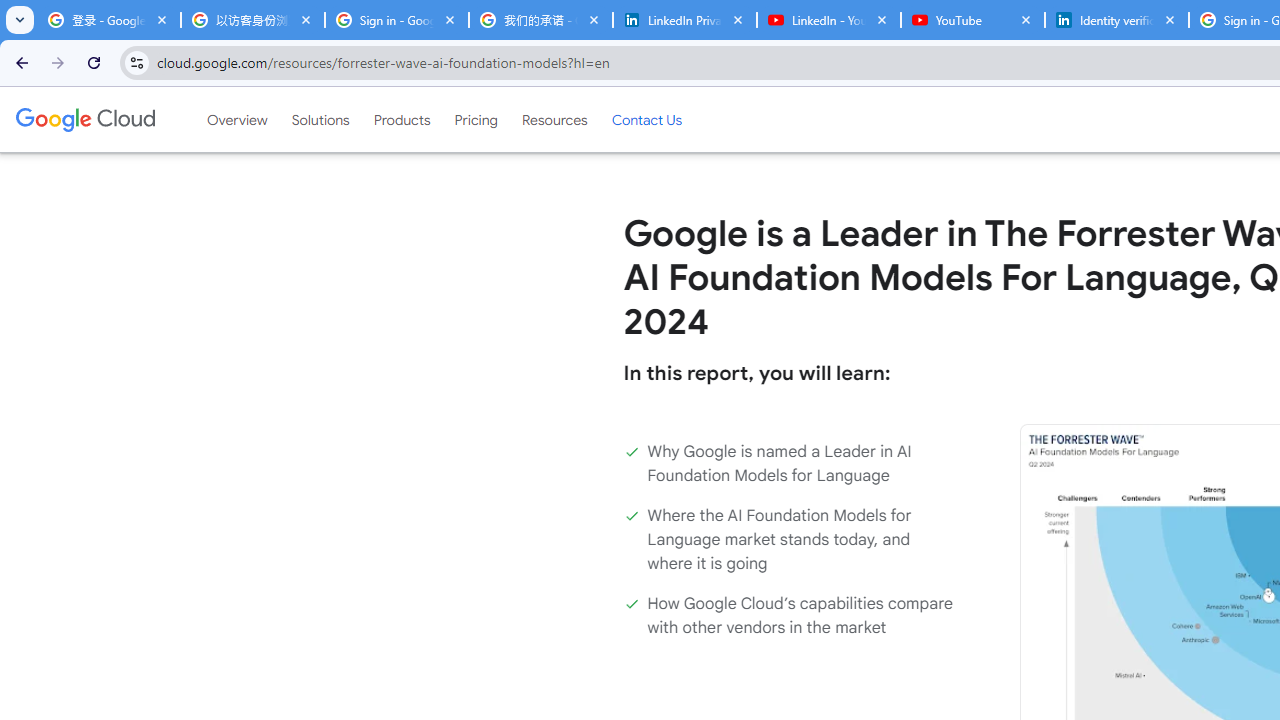 Image resolution: width=1280 pixels, height=720 pixels. I want to click on 'Contact Us', so click(647, 119).